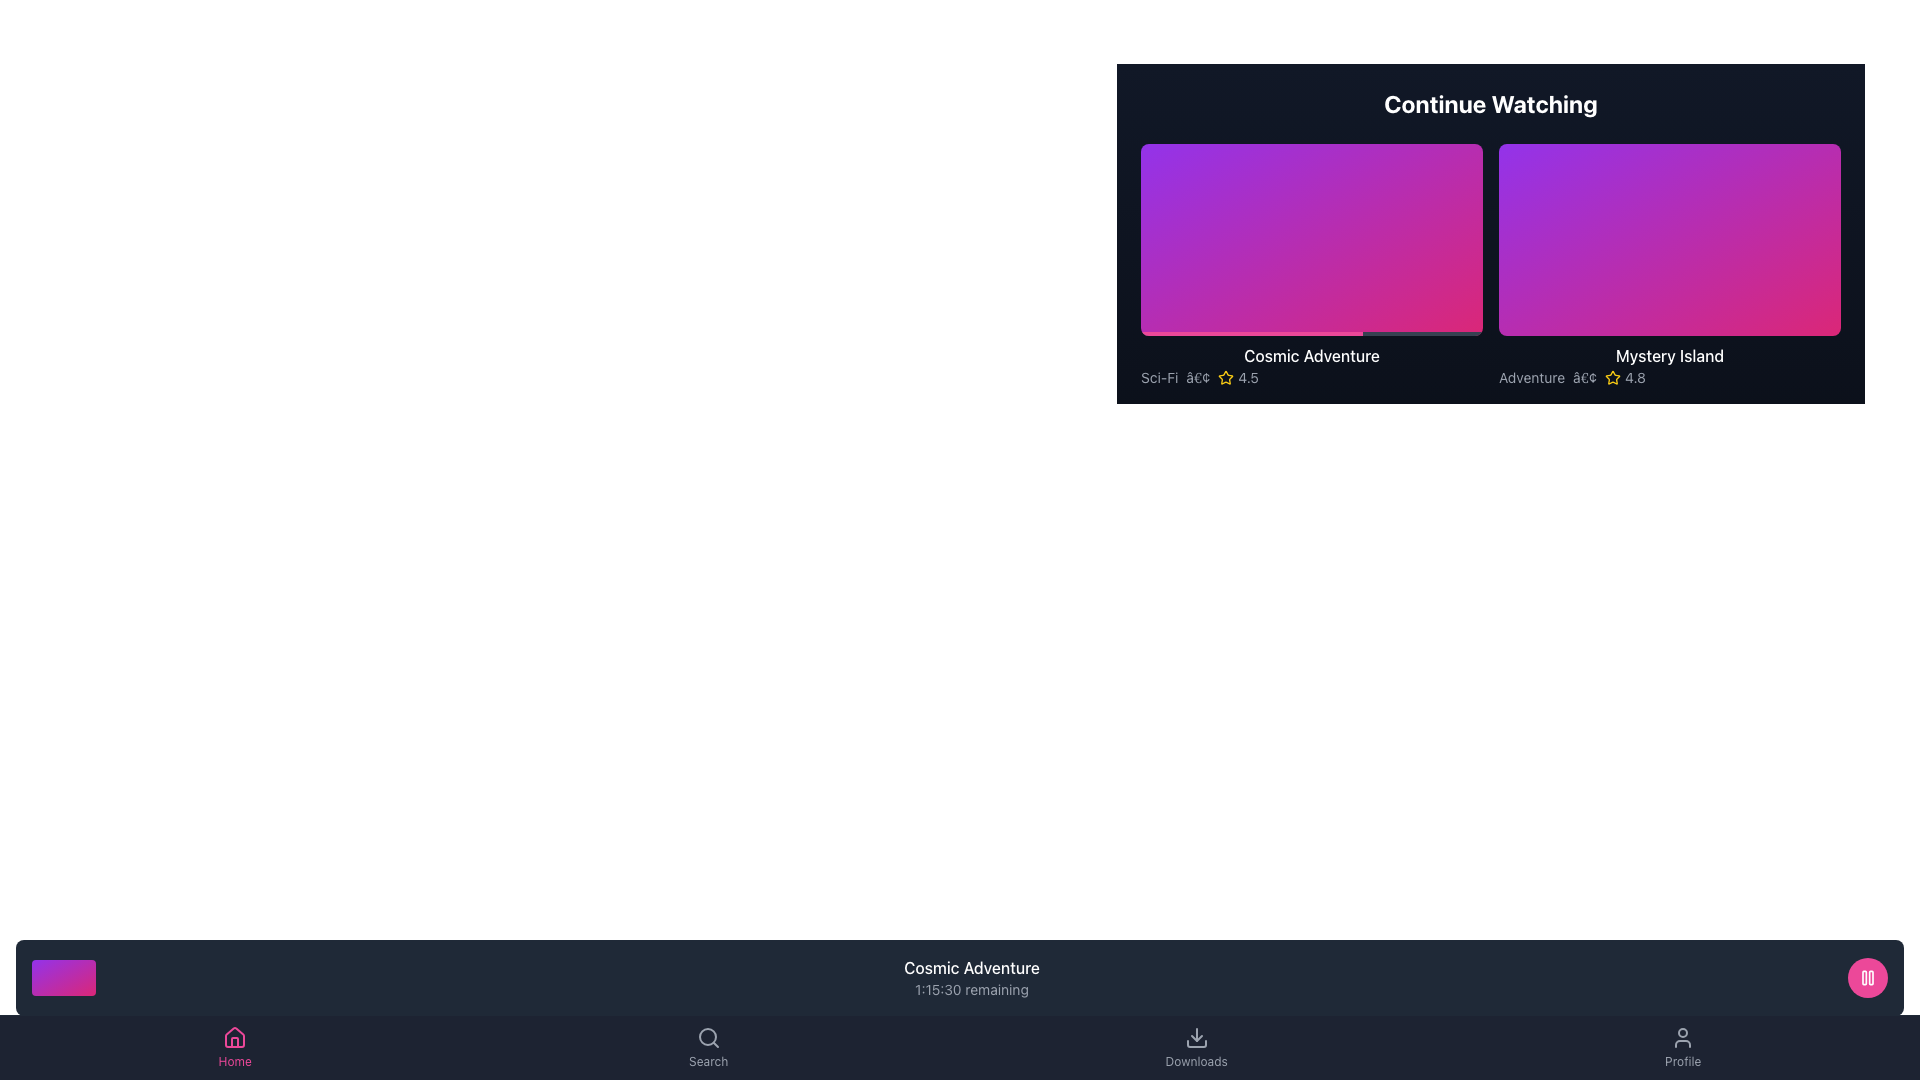 The height and width of the screenshot is (1080, 1920). I want to click on the dark gray progress bar with a pink portion at the bottom of the gradient background in the left card of the 'Continue Watching' section, so click(1311, 333).